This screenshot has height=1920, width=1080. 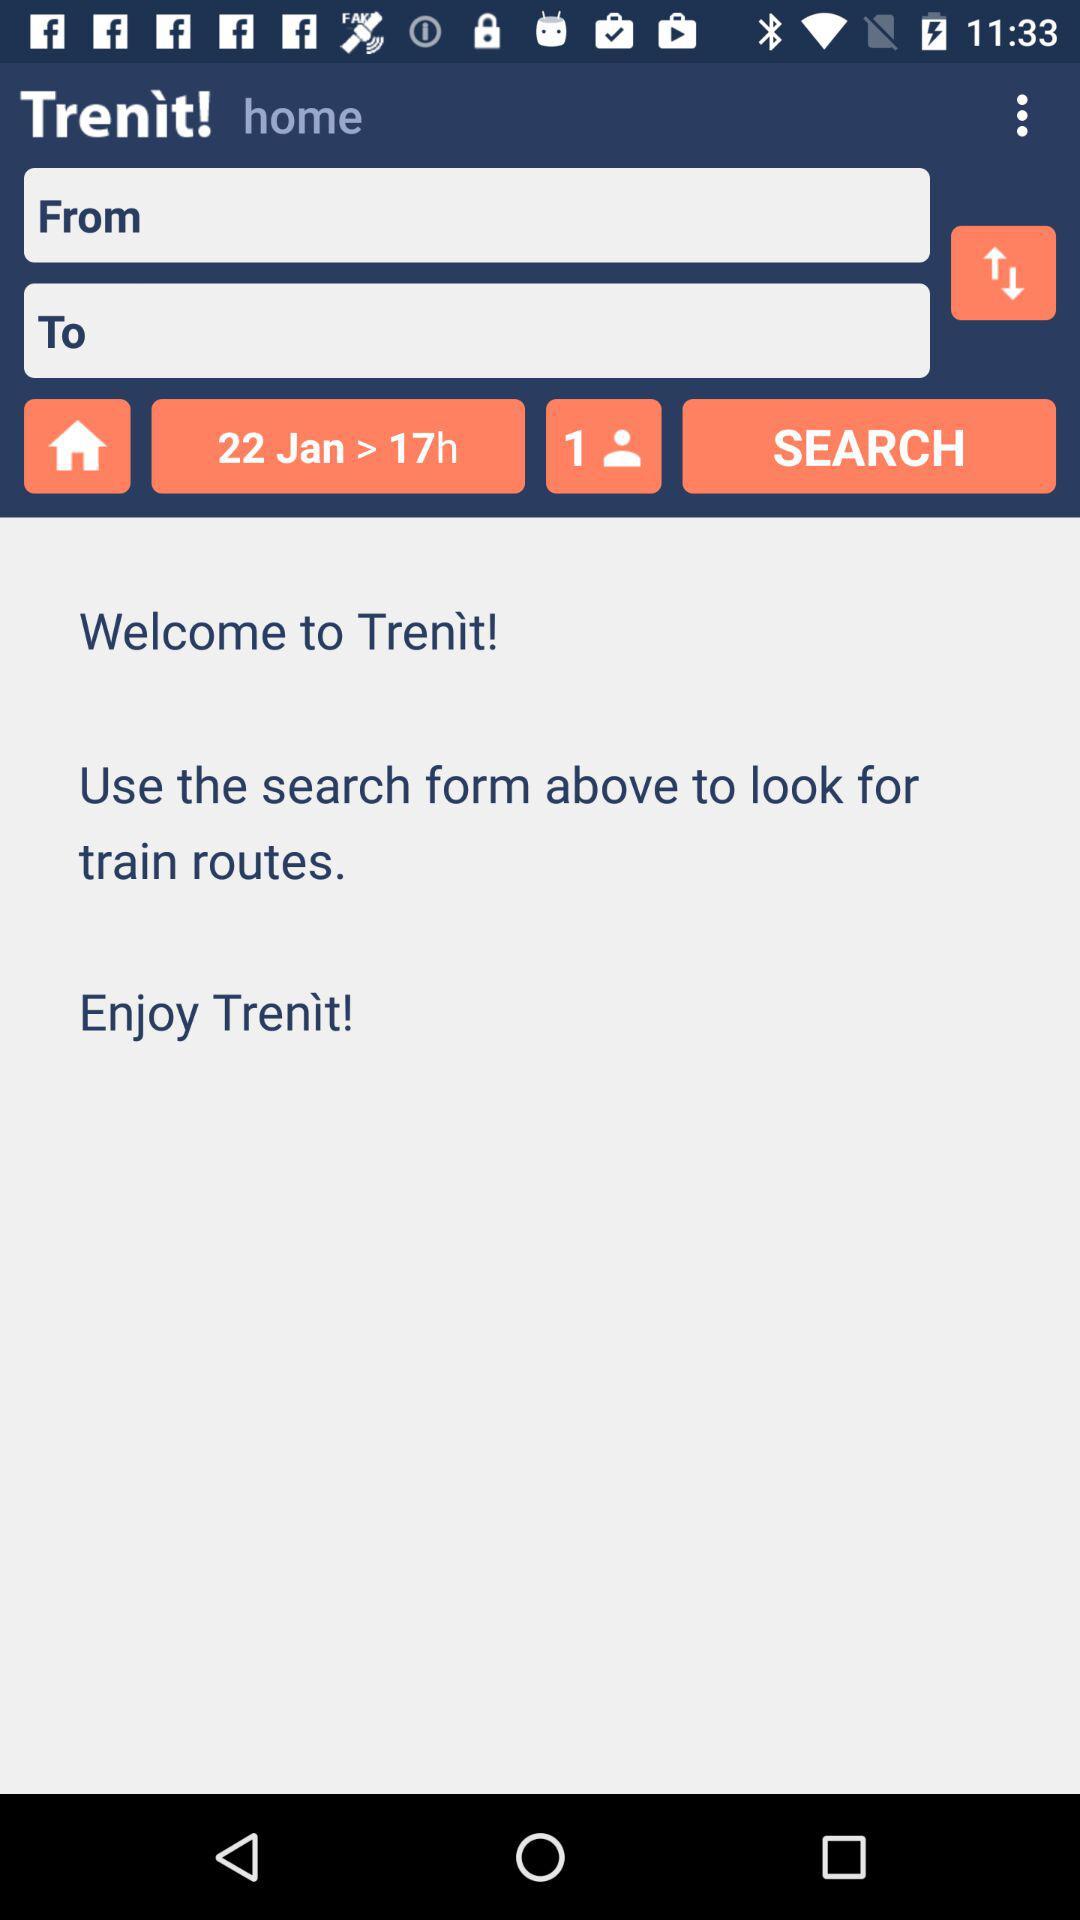 What do you see at coordinates (337, 445) in the screenshot?
I see `item next to 1 item` at bounding box center [337, 445].